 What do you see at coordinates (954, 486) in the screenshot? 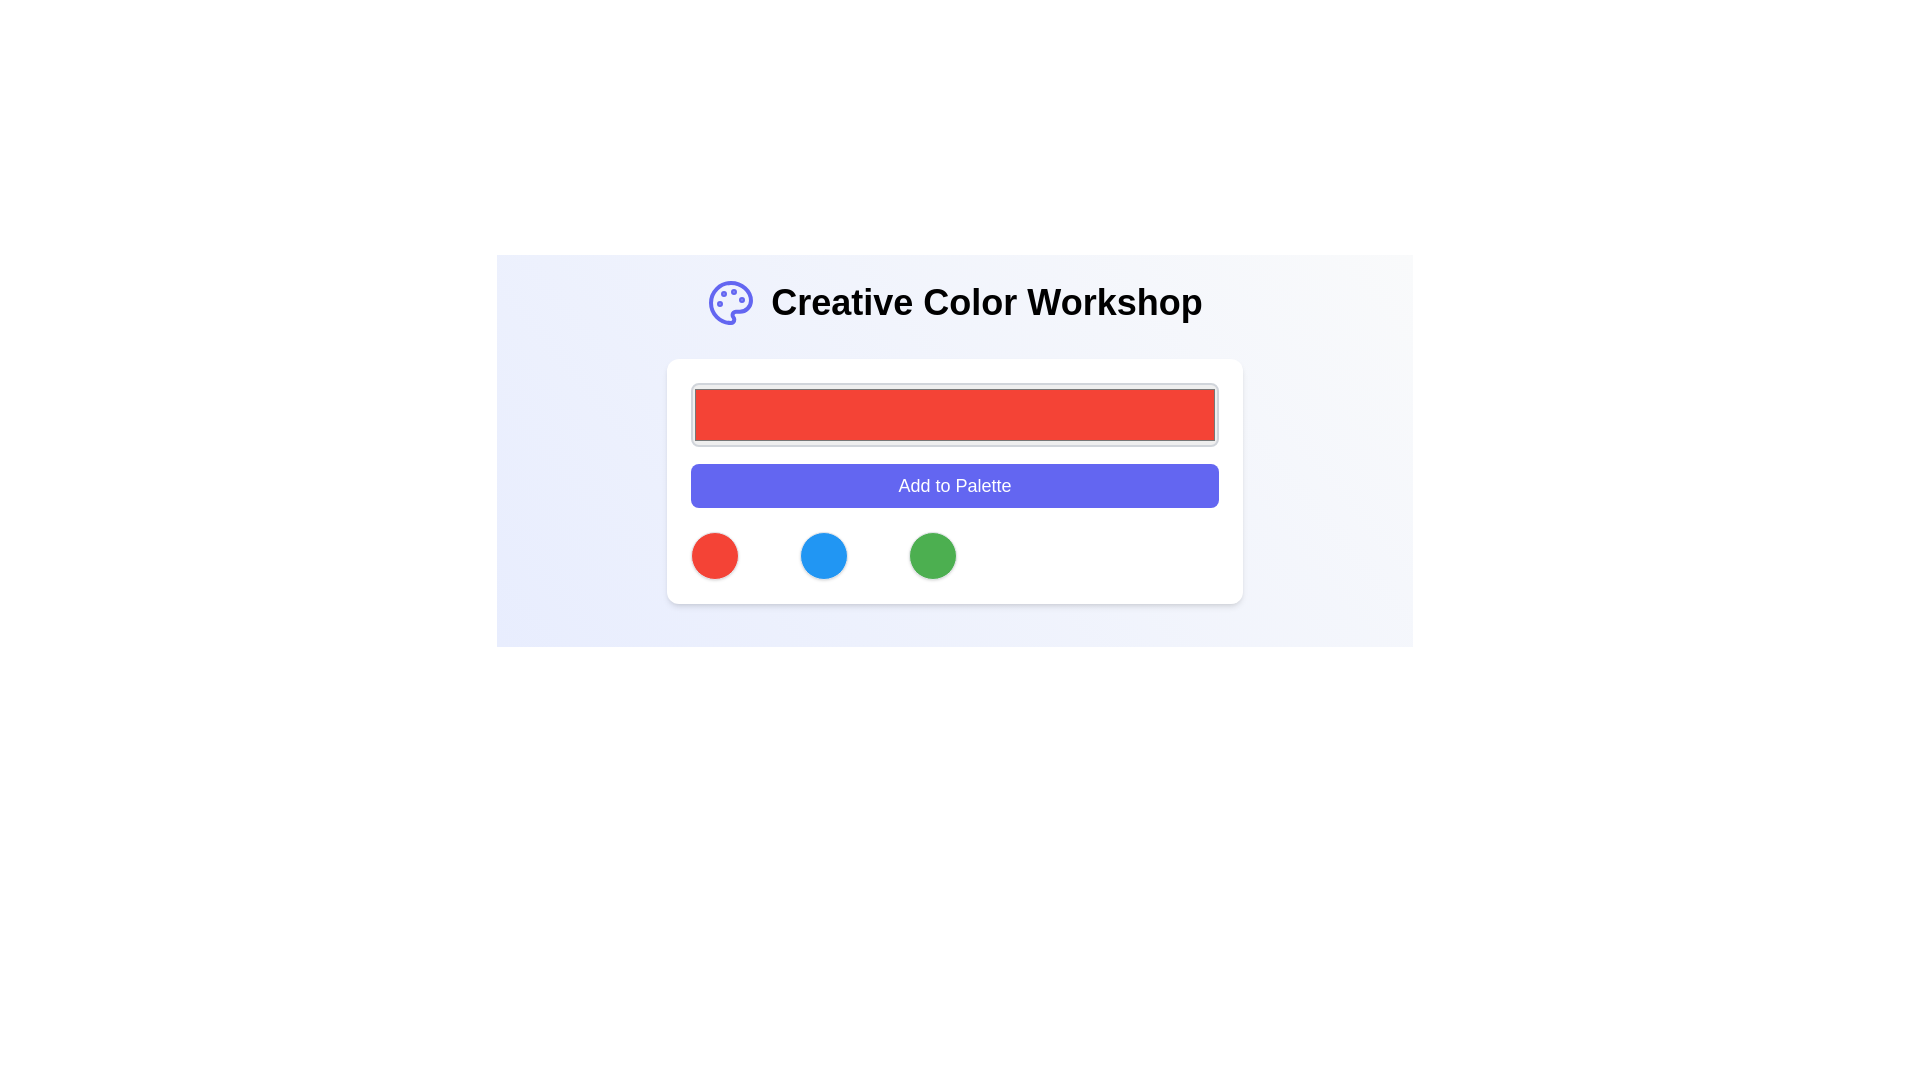
I see `the 'Add to Palette' button with rounded corners and a vibrant purple background` at bounding box center [954, 486].